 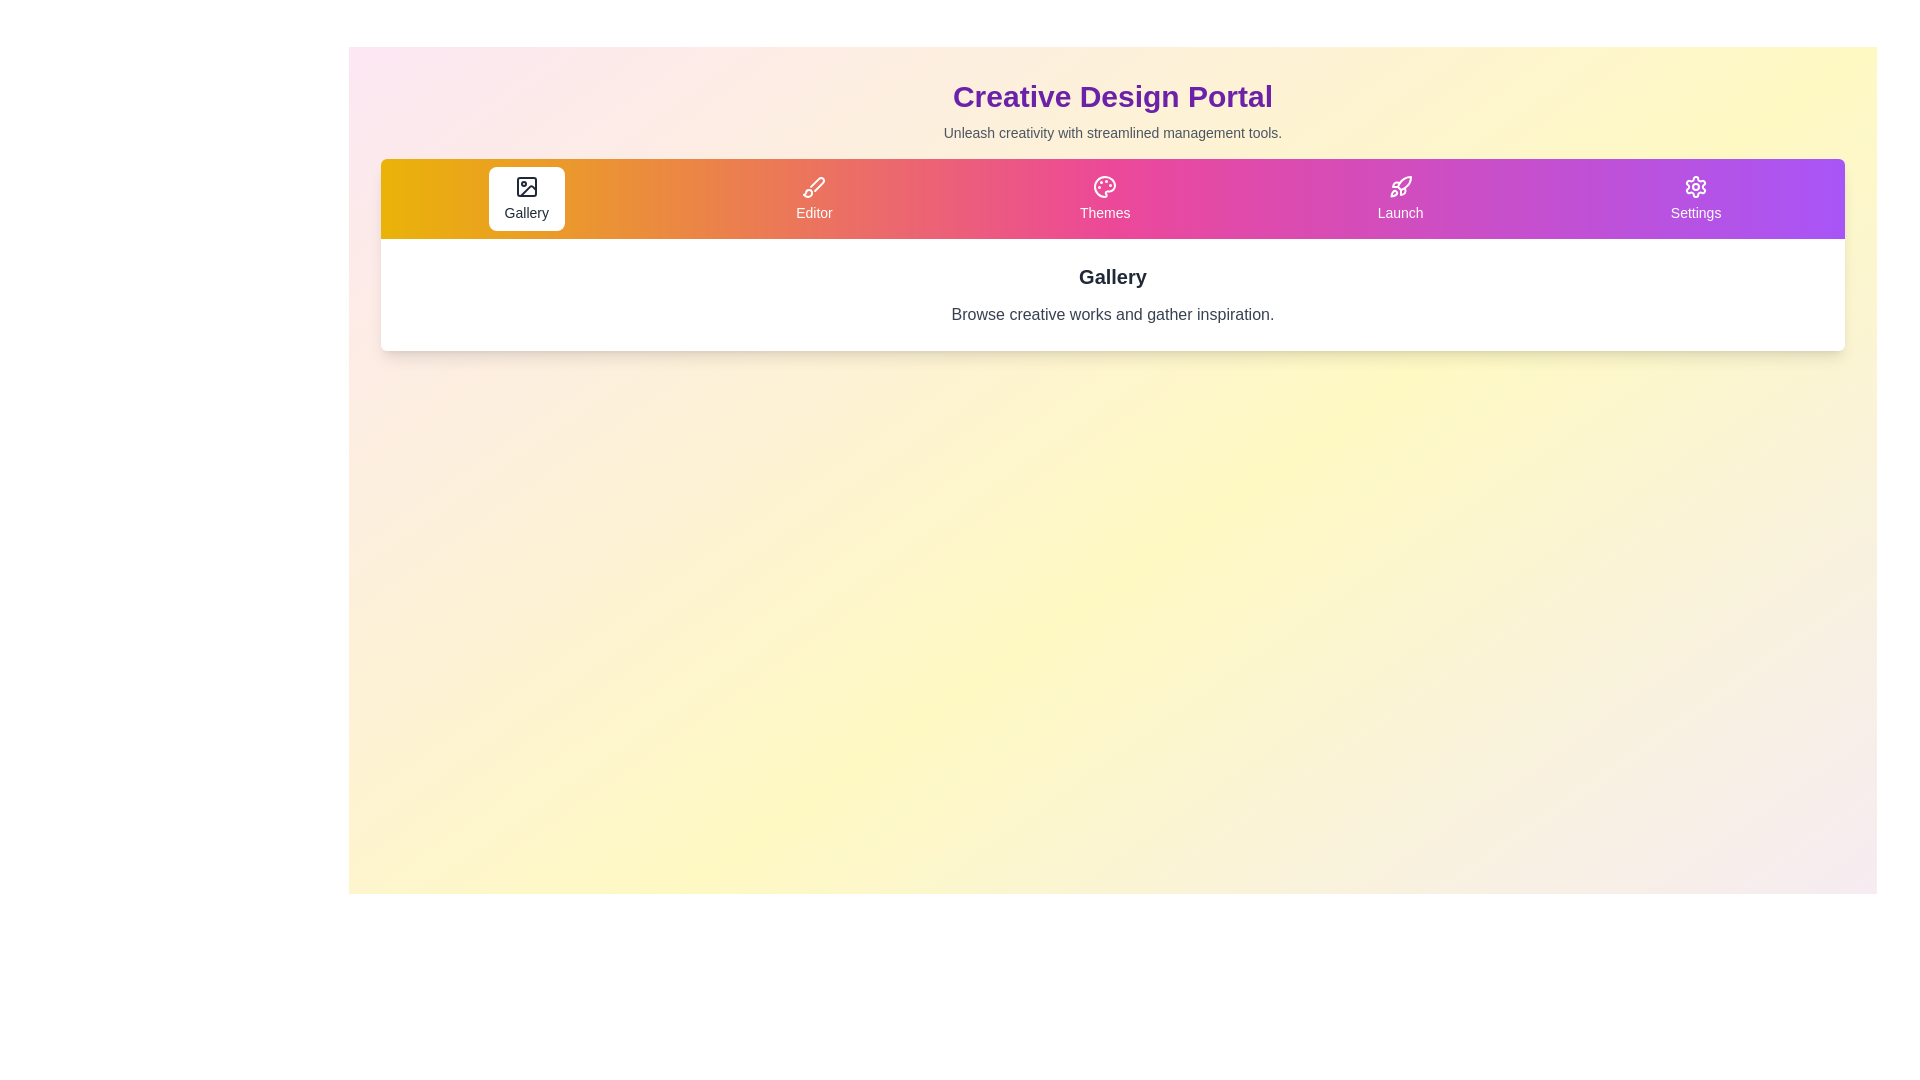 I want to click on the 'Settings' icon located in the top-right section of the navigation bar, so click(x=1695, y=186).